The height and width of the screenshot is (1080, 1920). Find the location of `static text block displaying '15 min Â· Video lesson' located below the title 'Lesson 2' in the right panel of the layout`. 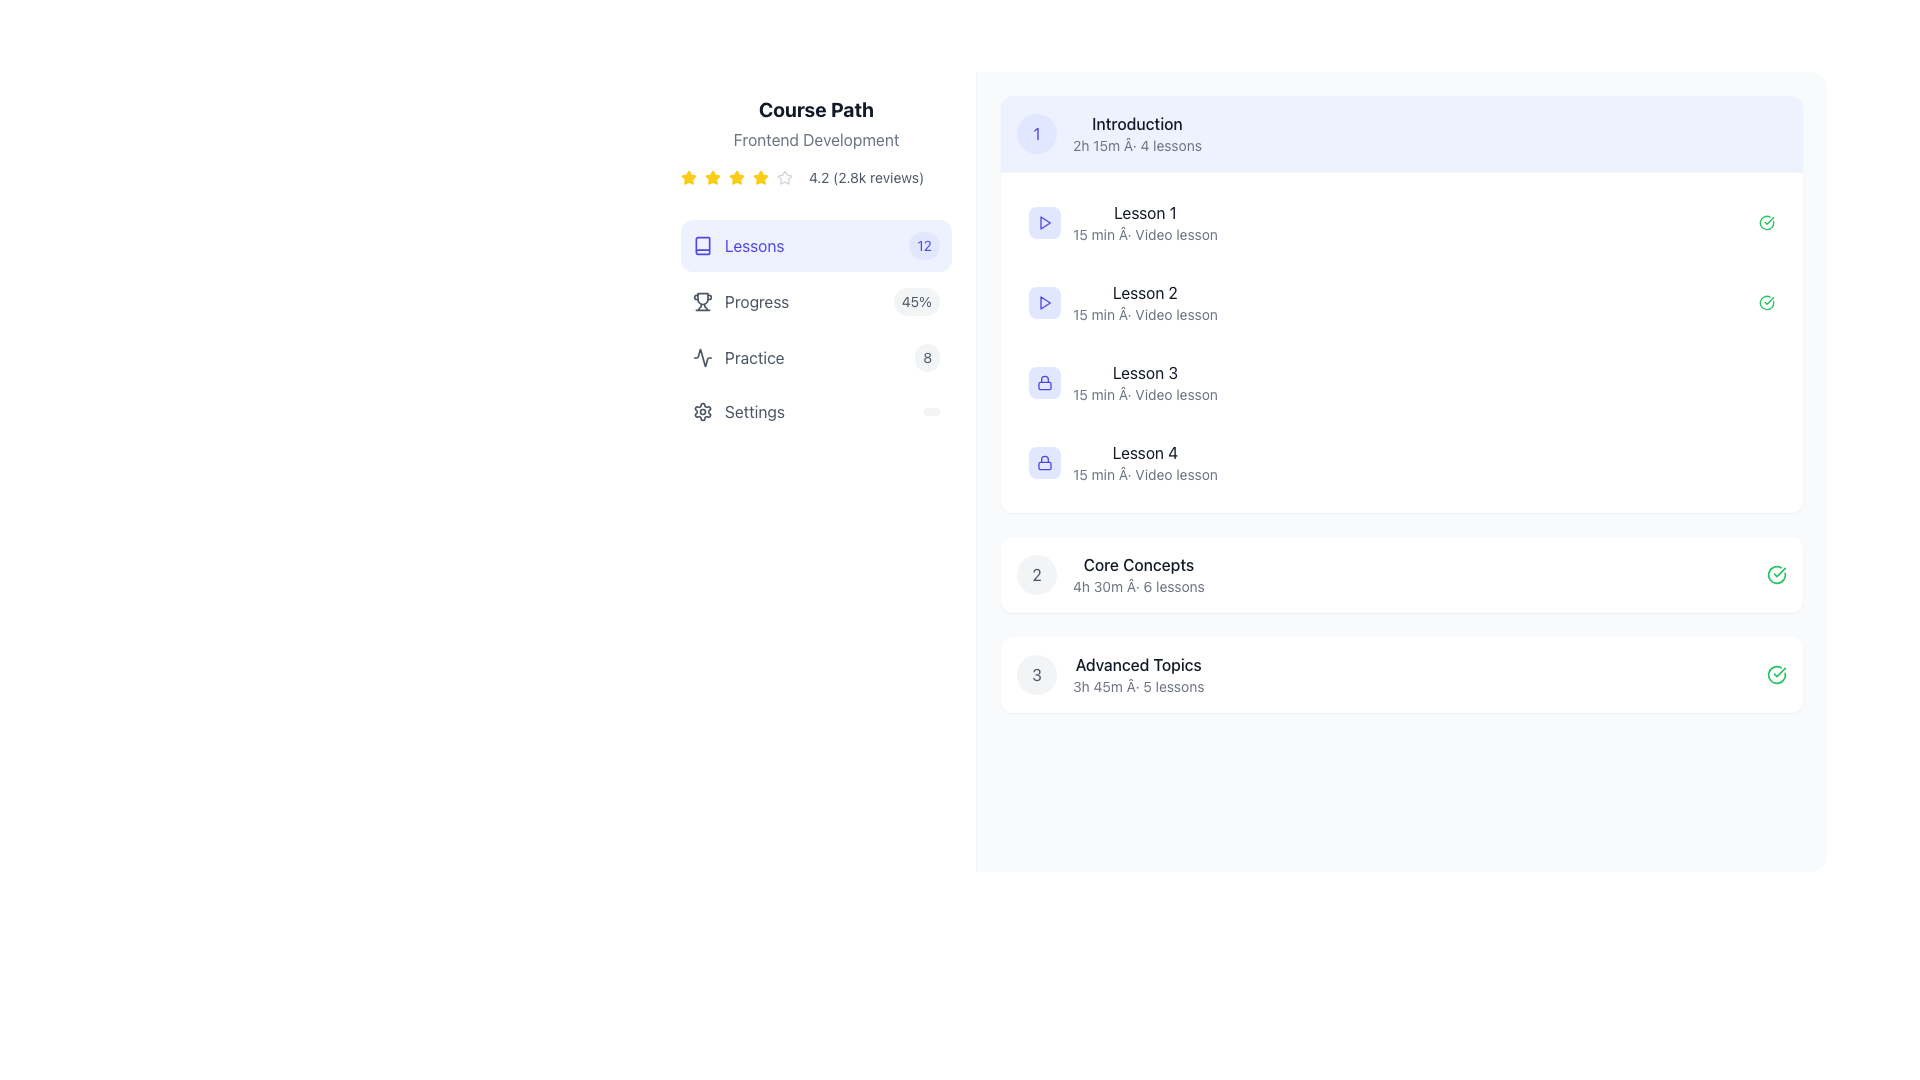

static text block displaying '15 min Â· Video lesson' located below the title 'Lesson 2' in the right panel of the layout is located at coordinates (1145, 315).